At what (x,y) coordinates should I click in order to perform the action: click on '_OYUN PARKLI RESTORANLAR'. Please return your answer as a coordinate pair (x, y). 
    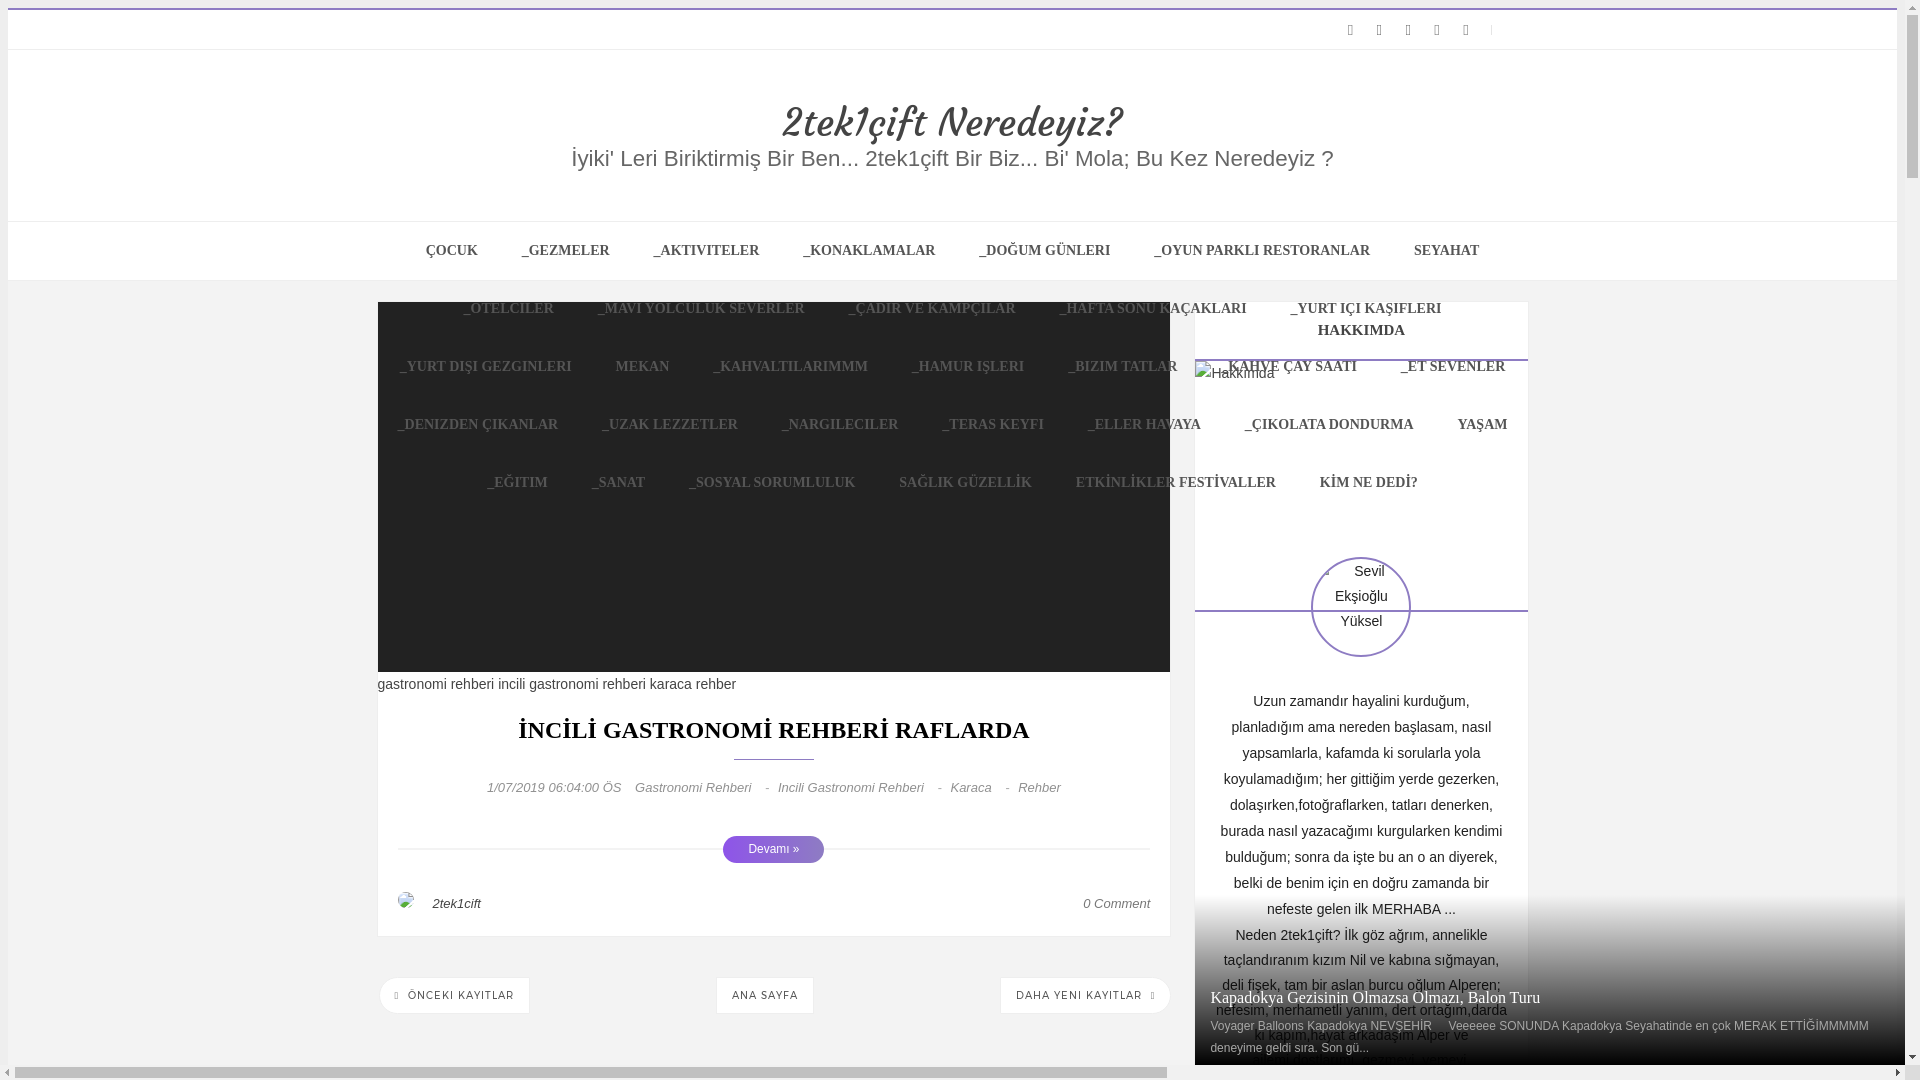
    Looking at the image, I should click on (1261, 249).